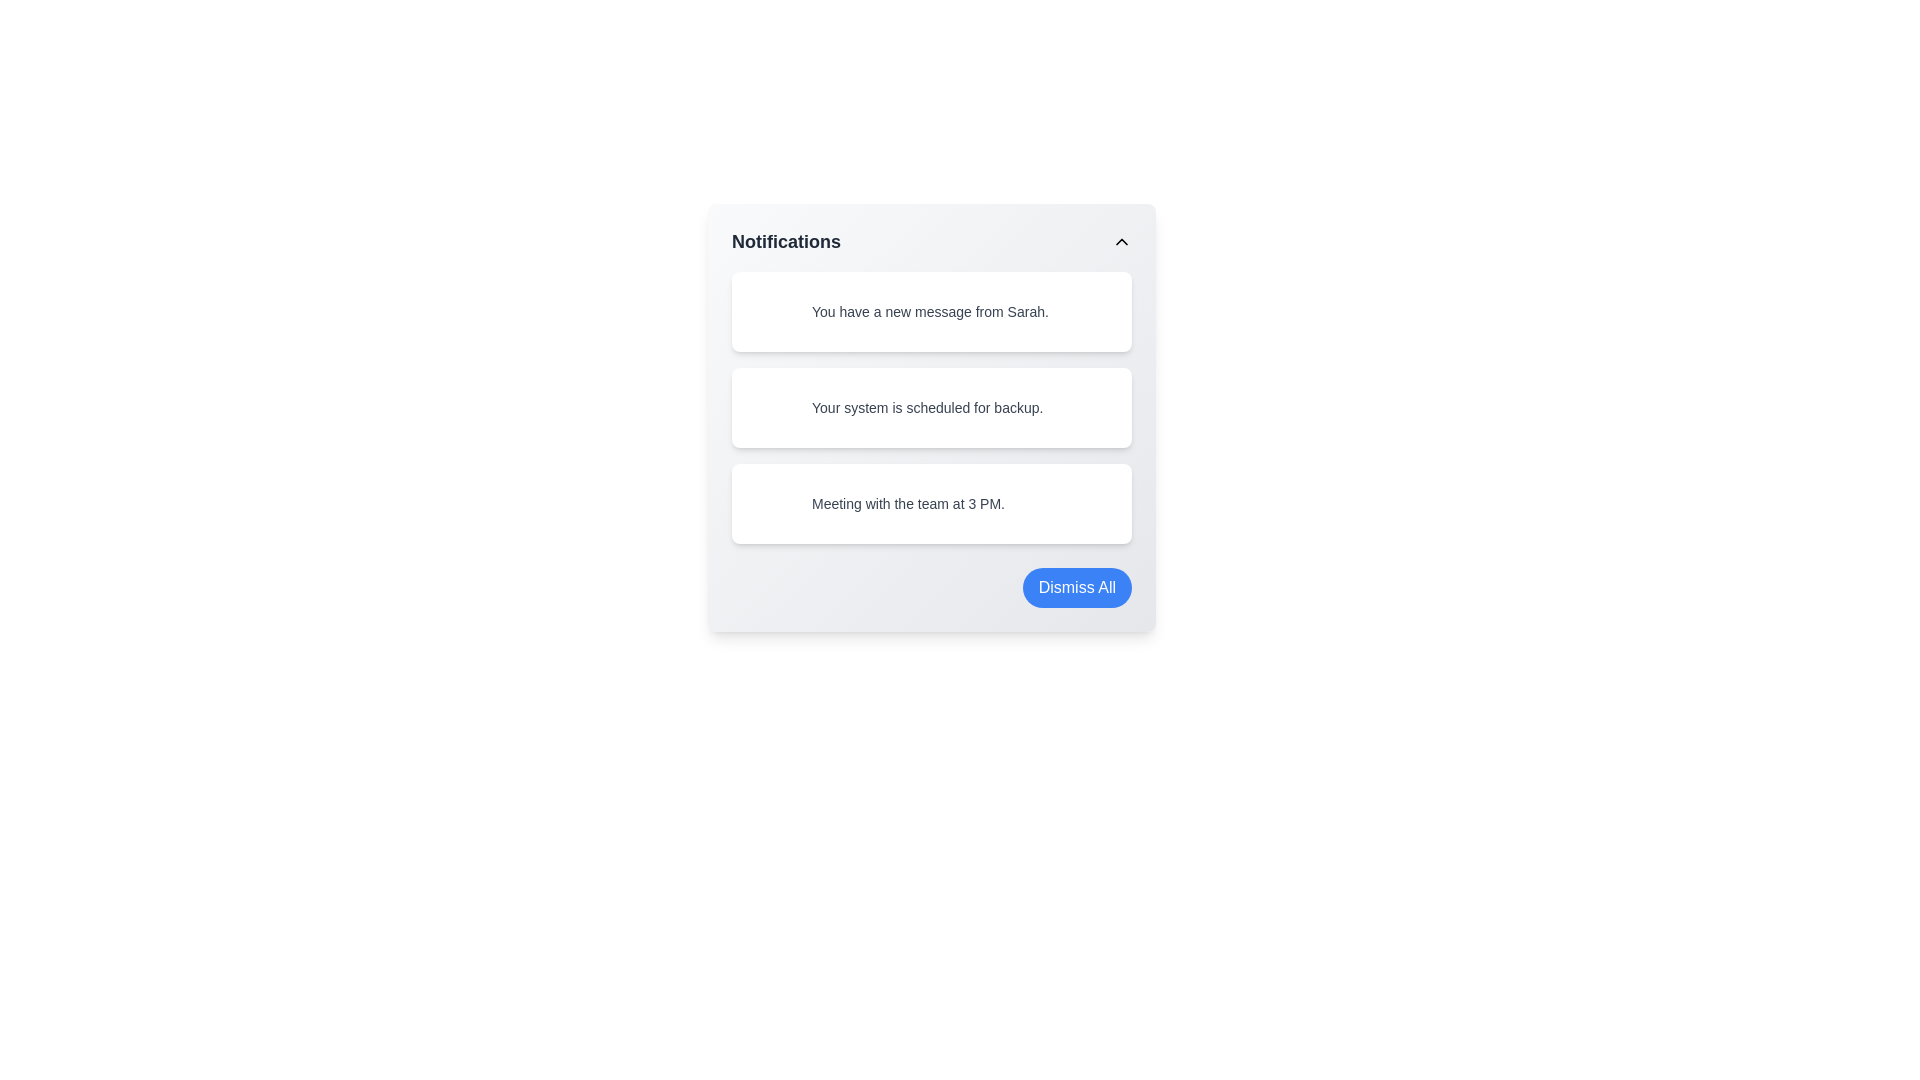 Image resolution: width=1920 pixels, height=1080 pixels. I want to click on the 'Dismiss All' button, which is a rounded rectangular button with a blue background and white text, located in the bottom-right corner of the notifications card, so click(1075, 586).